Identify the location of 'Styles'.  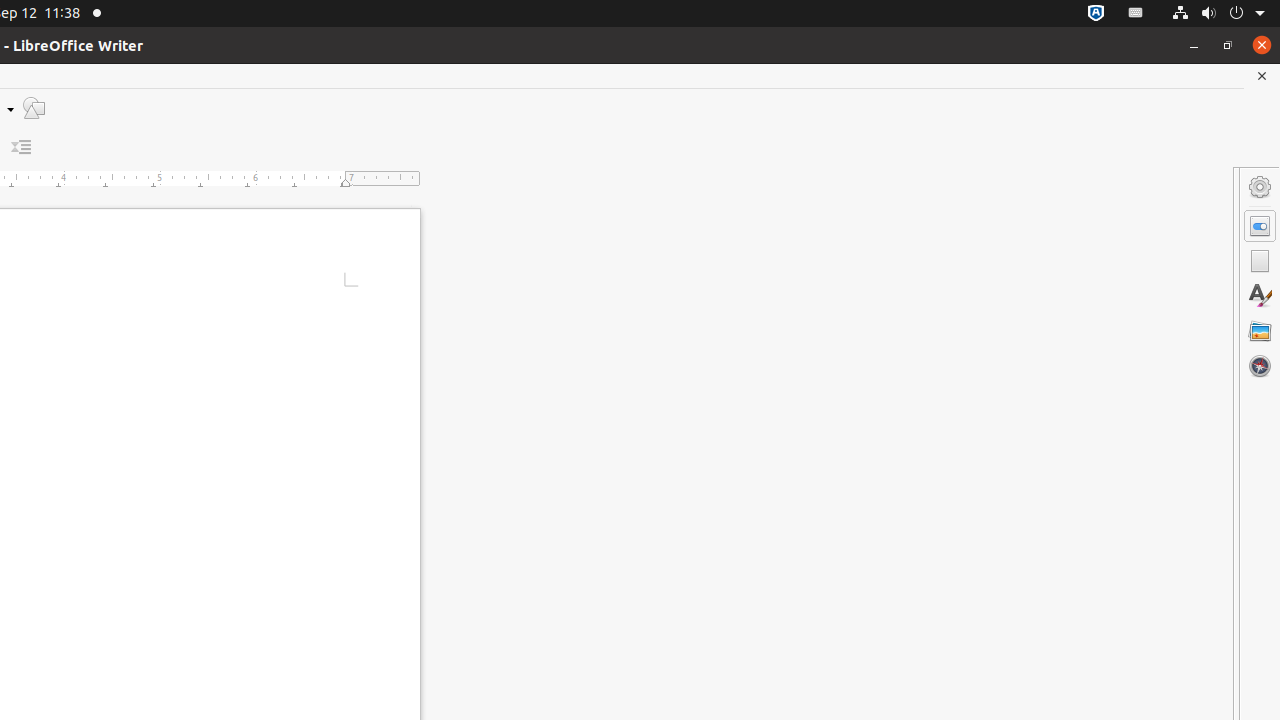
(1259, 295).